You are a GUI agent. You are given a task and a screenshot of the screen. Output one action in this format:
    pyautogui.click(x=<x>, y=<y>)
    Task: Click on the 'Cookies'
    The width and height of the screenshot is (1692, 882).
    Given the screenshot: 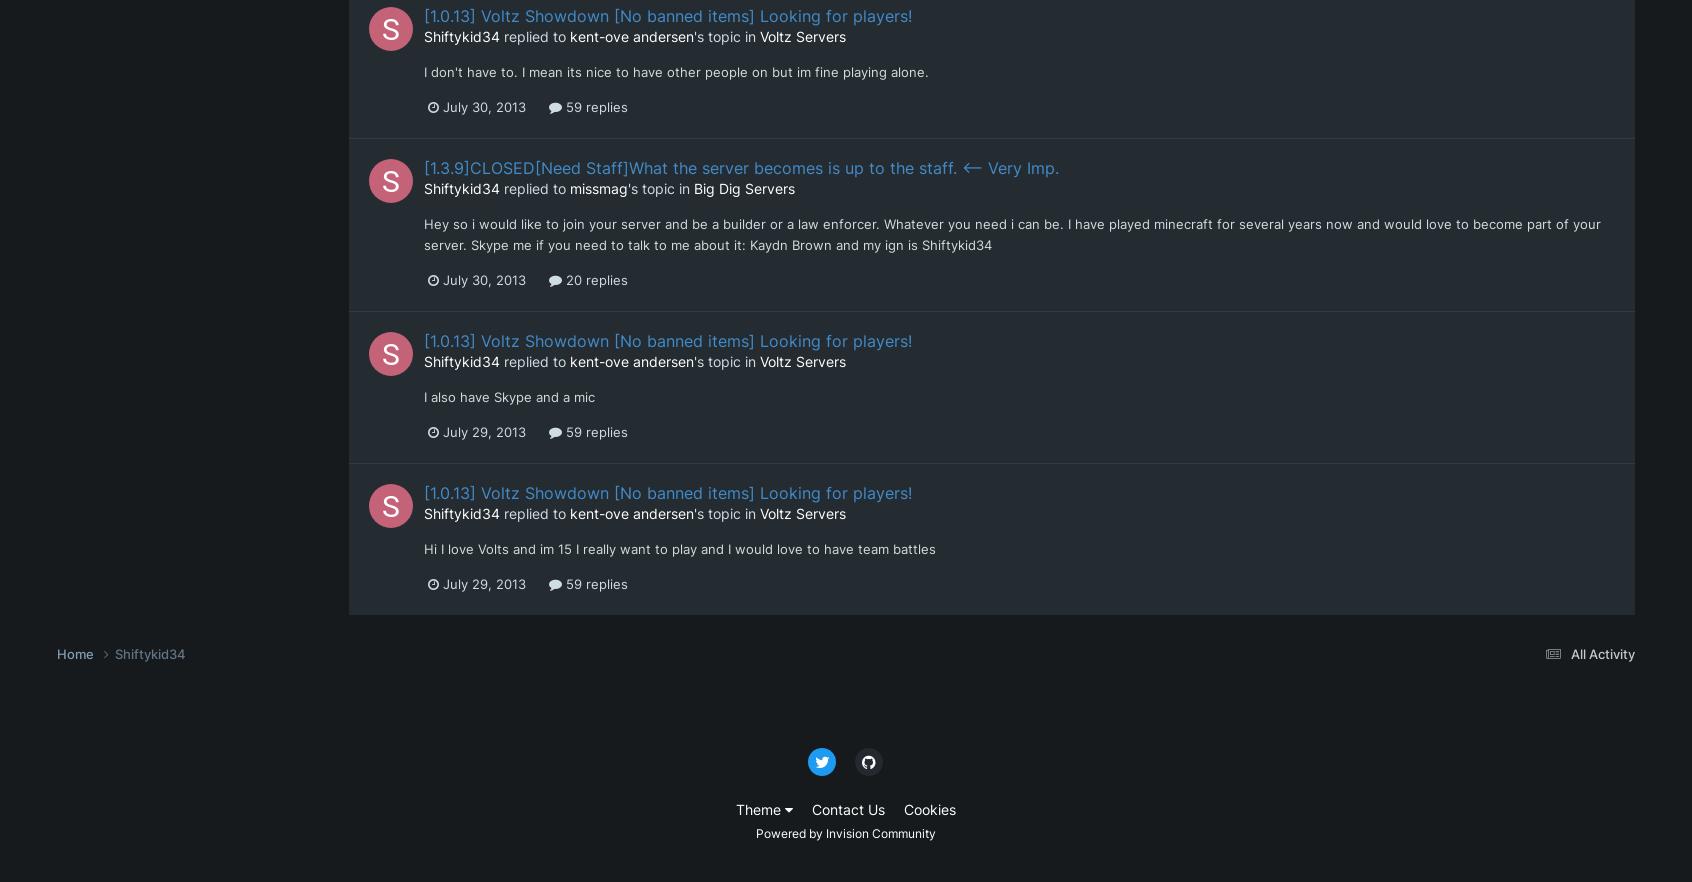 What is the action you would take?
    pyautogui.click(x=902, y=807)
    